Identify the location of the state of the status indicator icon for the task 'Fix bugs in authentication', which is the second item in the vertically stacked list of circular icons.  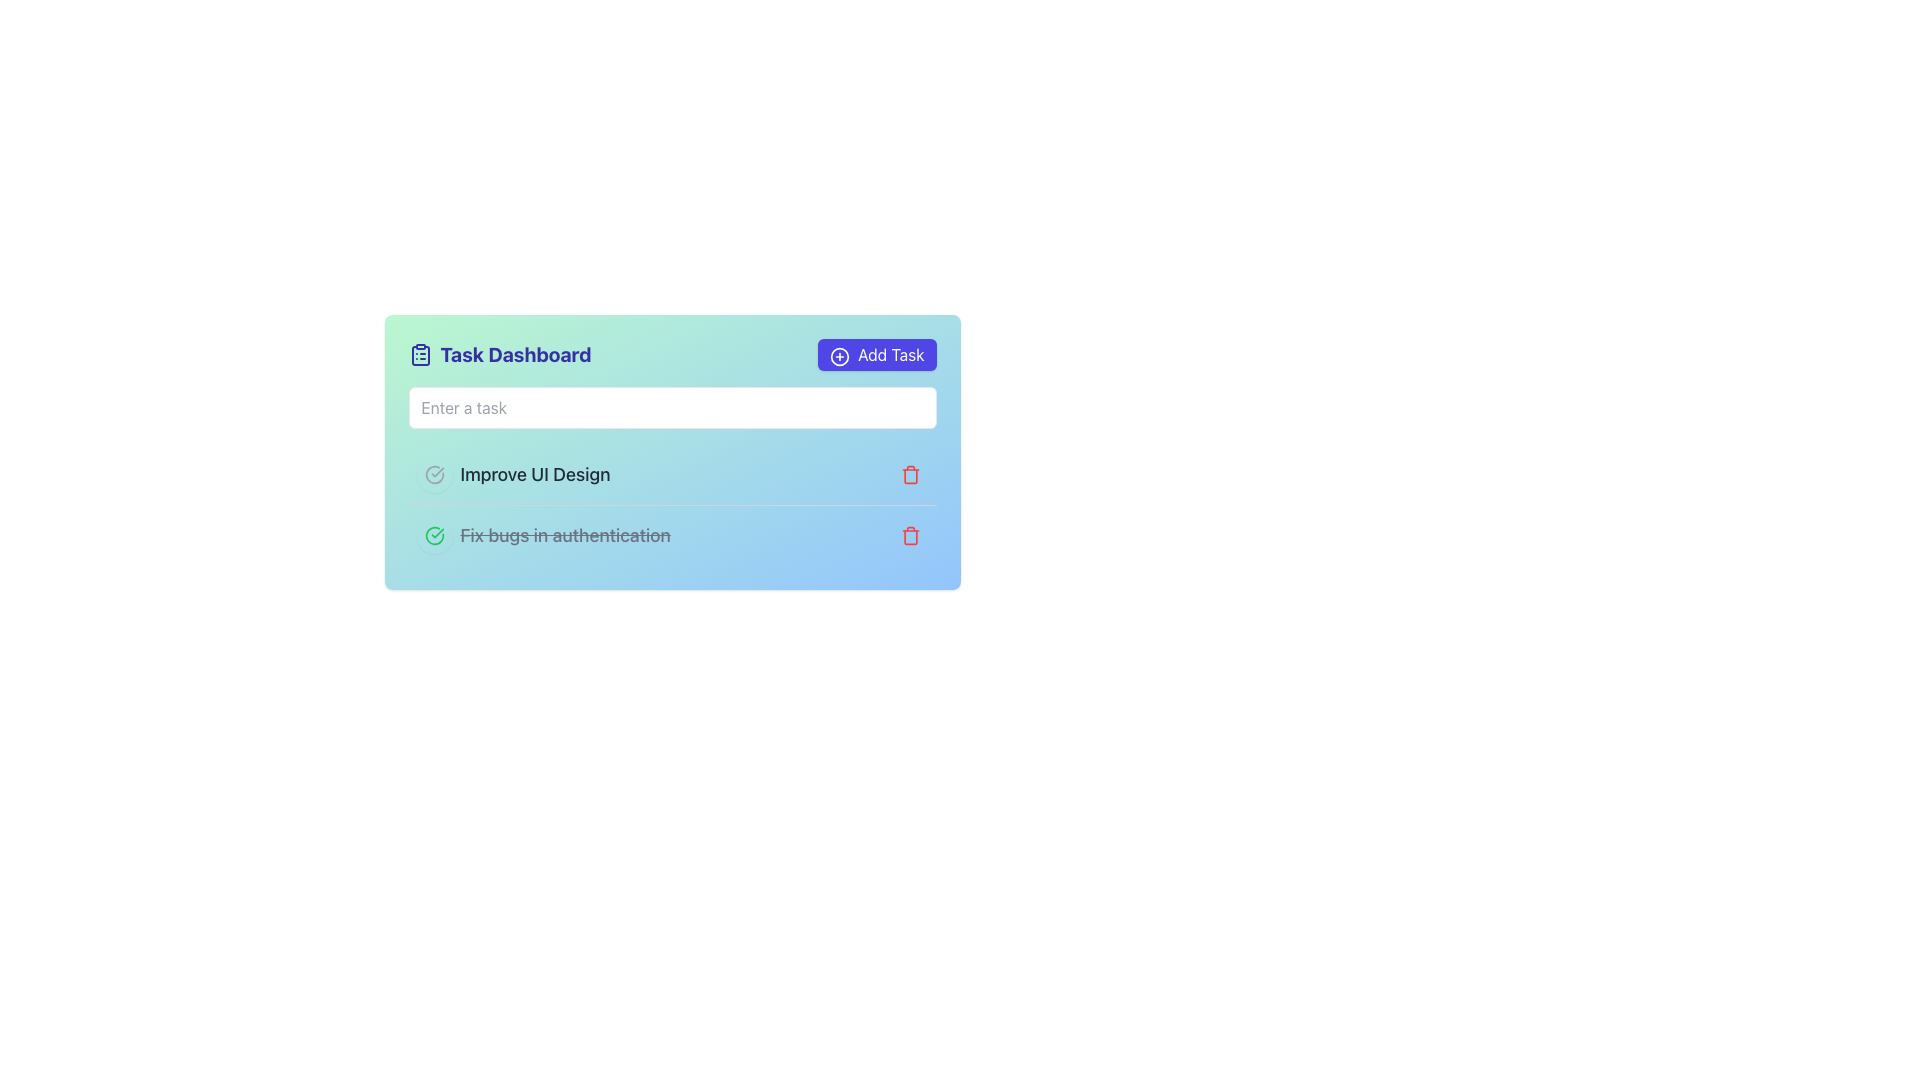
(433, 474).